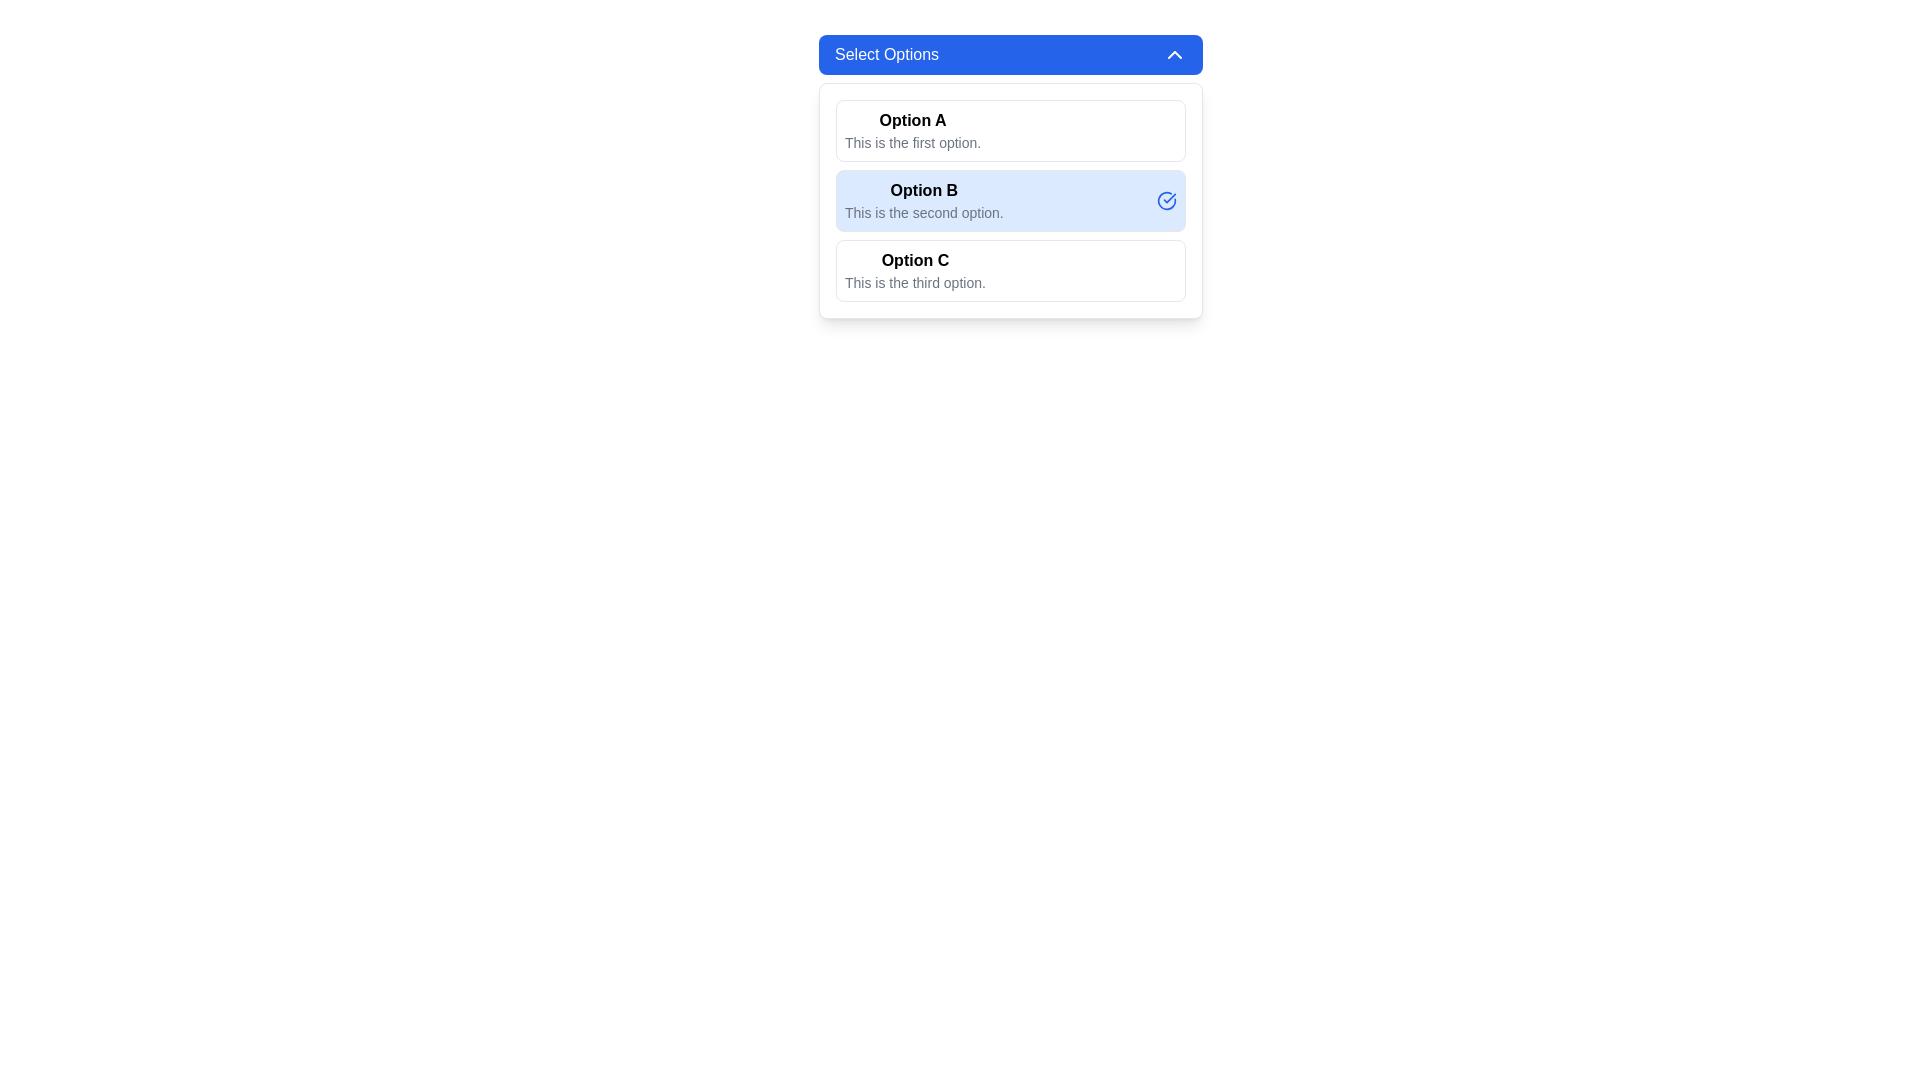  Describe the element at coordinates (1166, 200) in the screenshot. I see `the blue circular icon with a checkmark associated with 'Option B', located to the right of the text` at that location.